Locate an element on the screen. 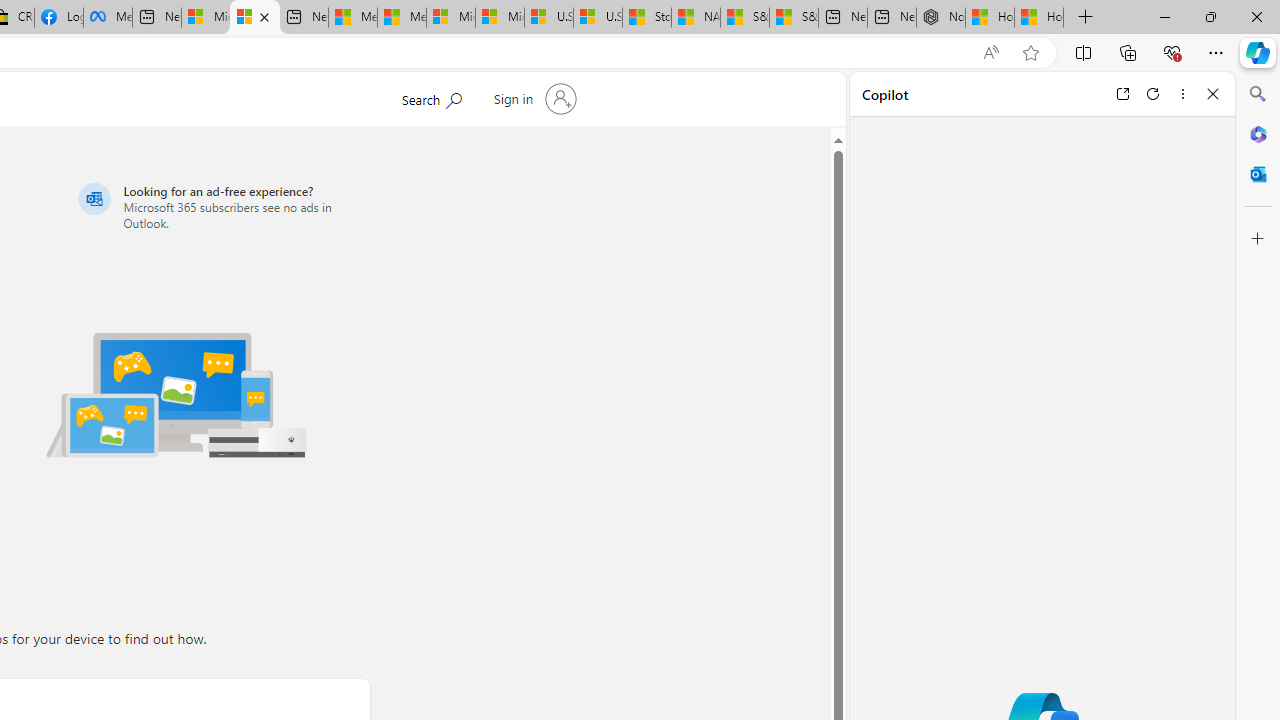  'Open link in new tab' is located at coordinates (1122, 93).